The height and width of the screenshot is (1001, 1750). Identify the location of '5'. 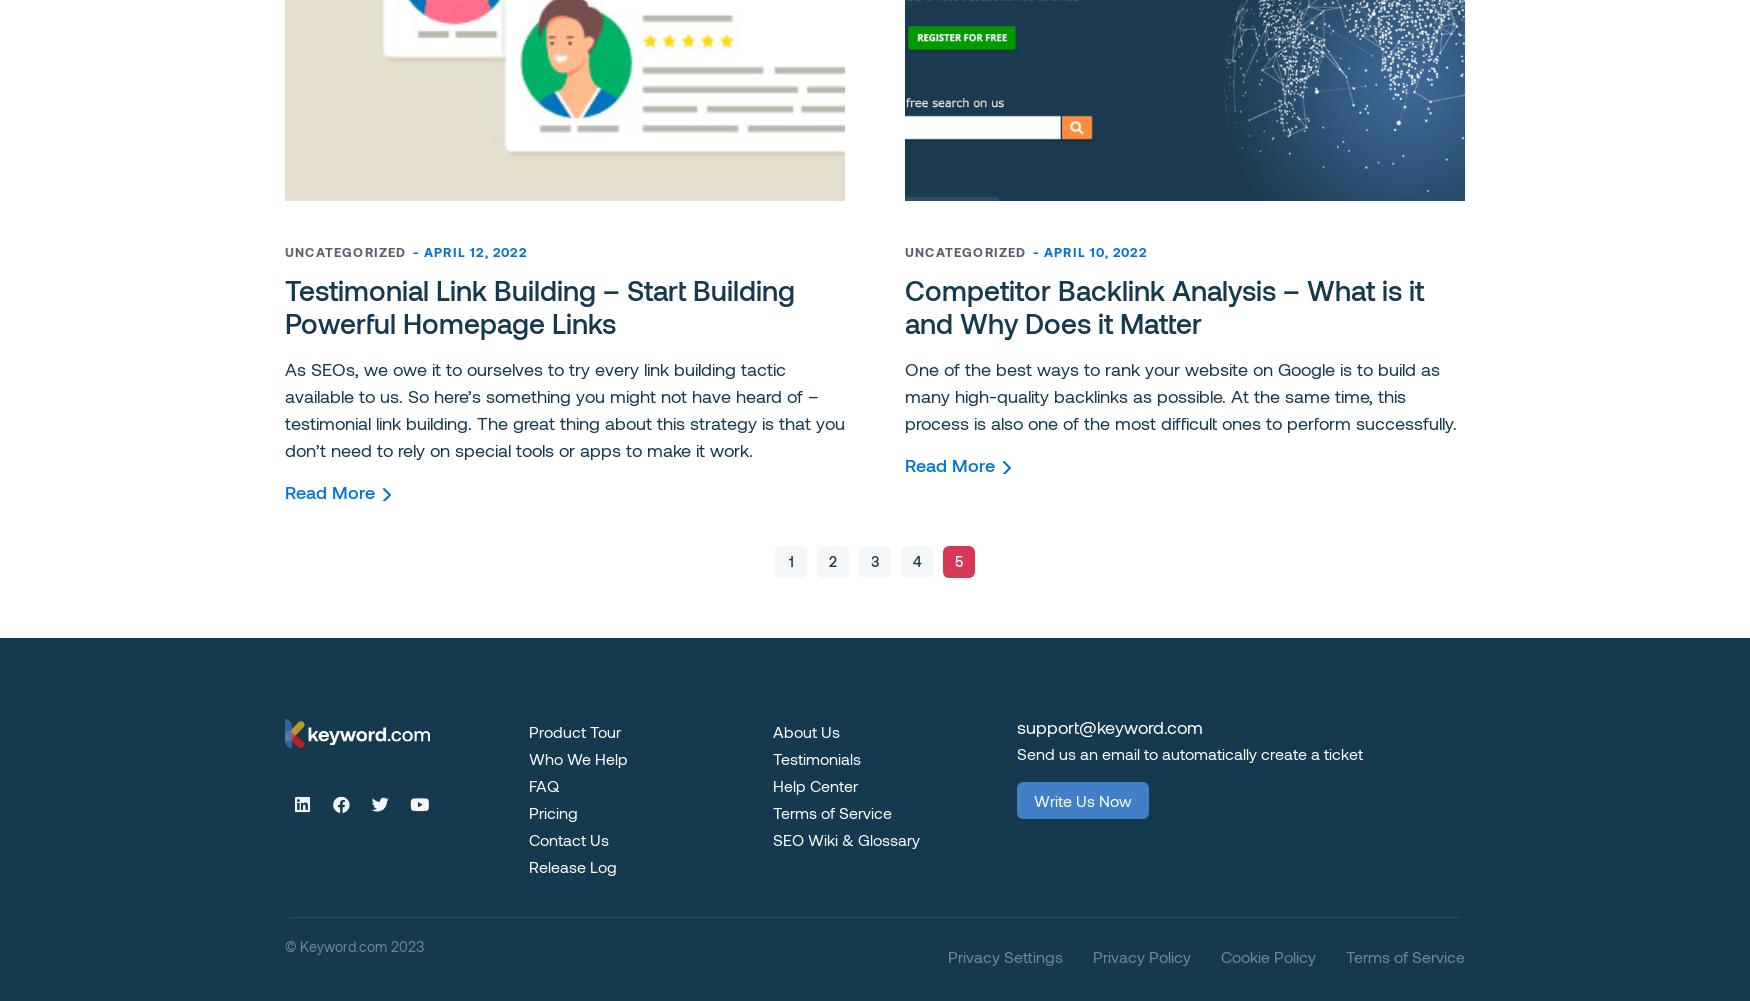
(959, 559).